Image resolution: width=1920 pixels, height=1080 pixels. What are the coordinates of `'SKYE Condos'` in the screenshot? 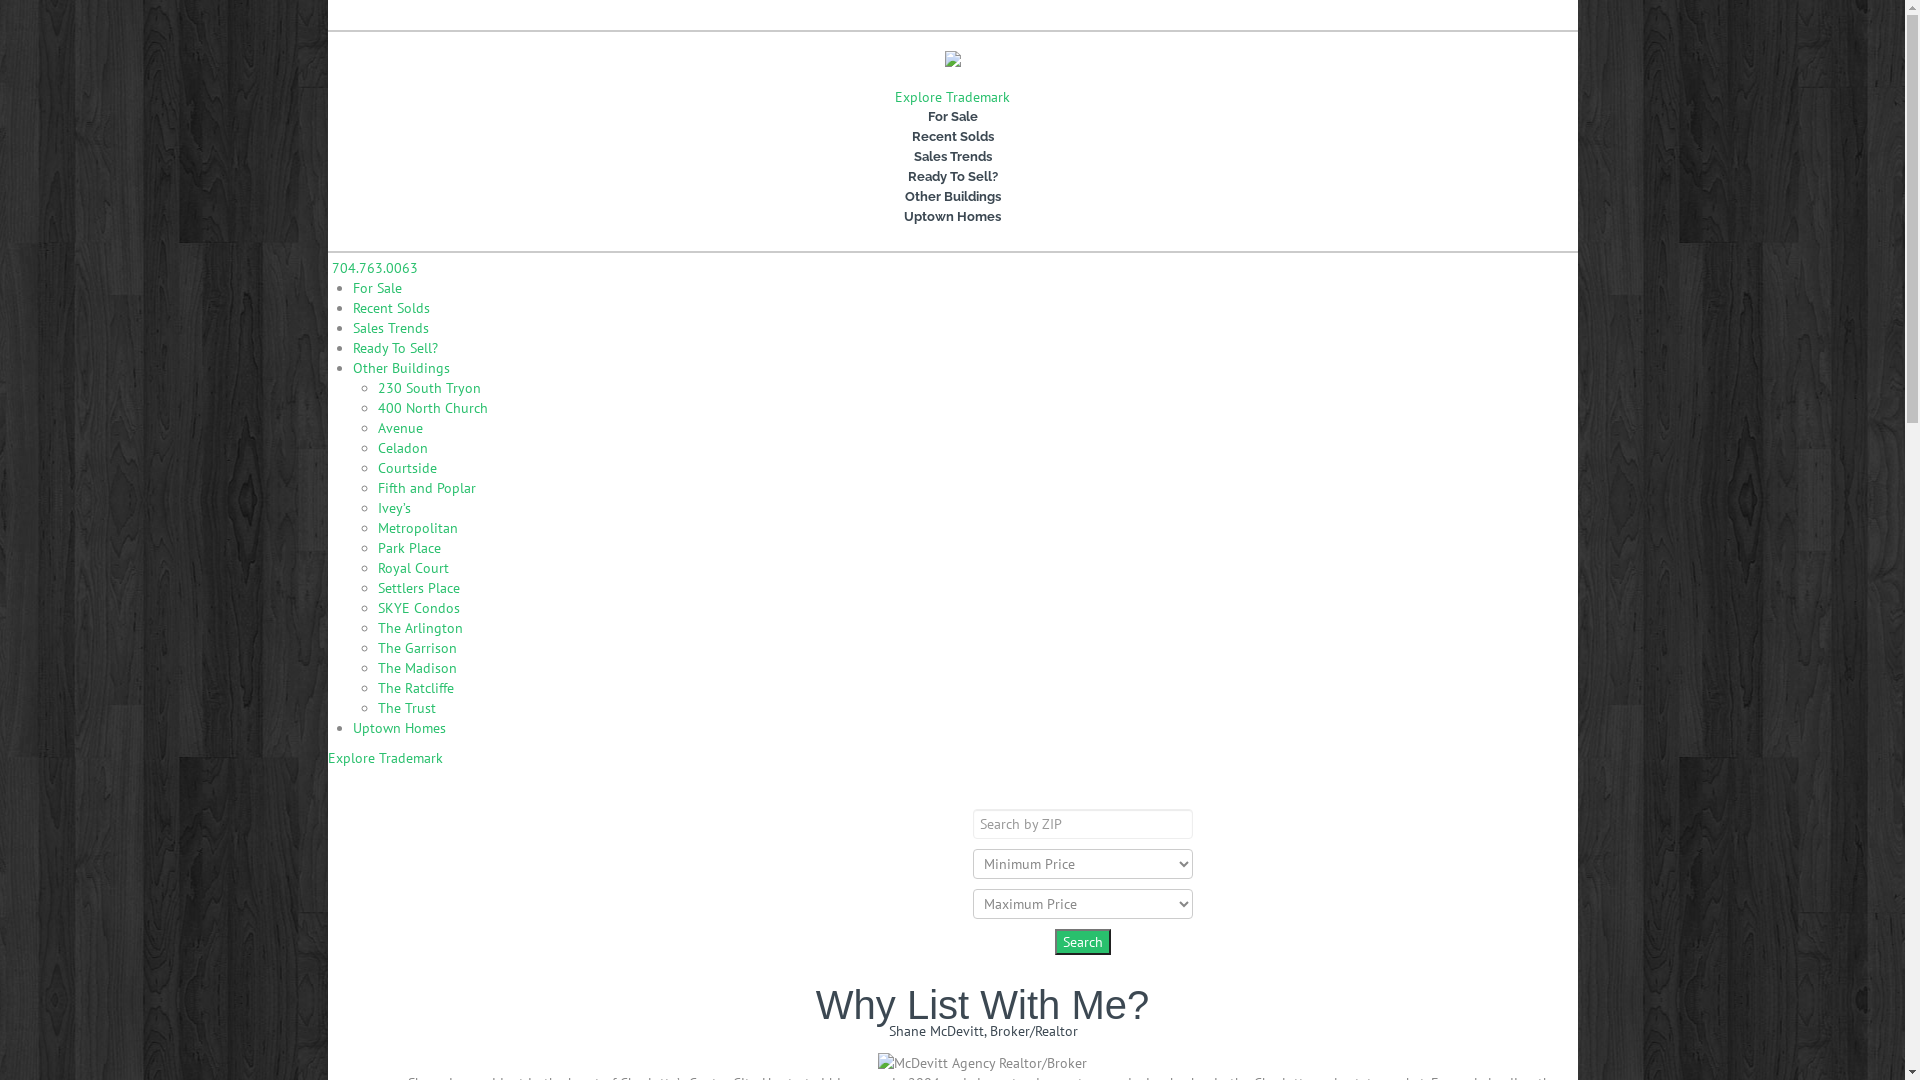 It's located at (417, 607).